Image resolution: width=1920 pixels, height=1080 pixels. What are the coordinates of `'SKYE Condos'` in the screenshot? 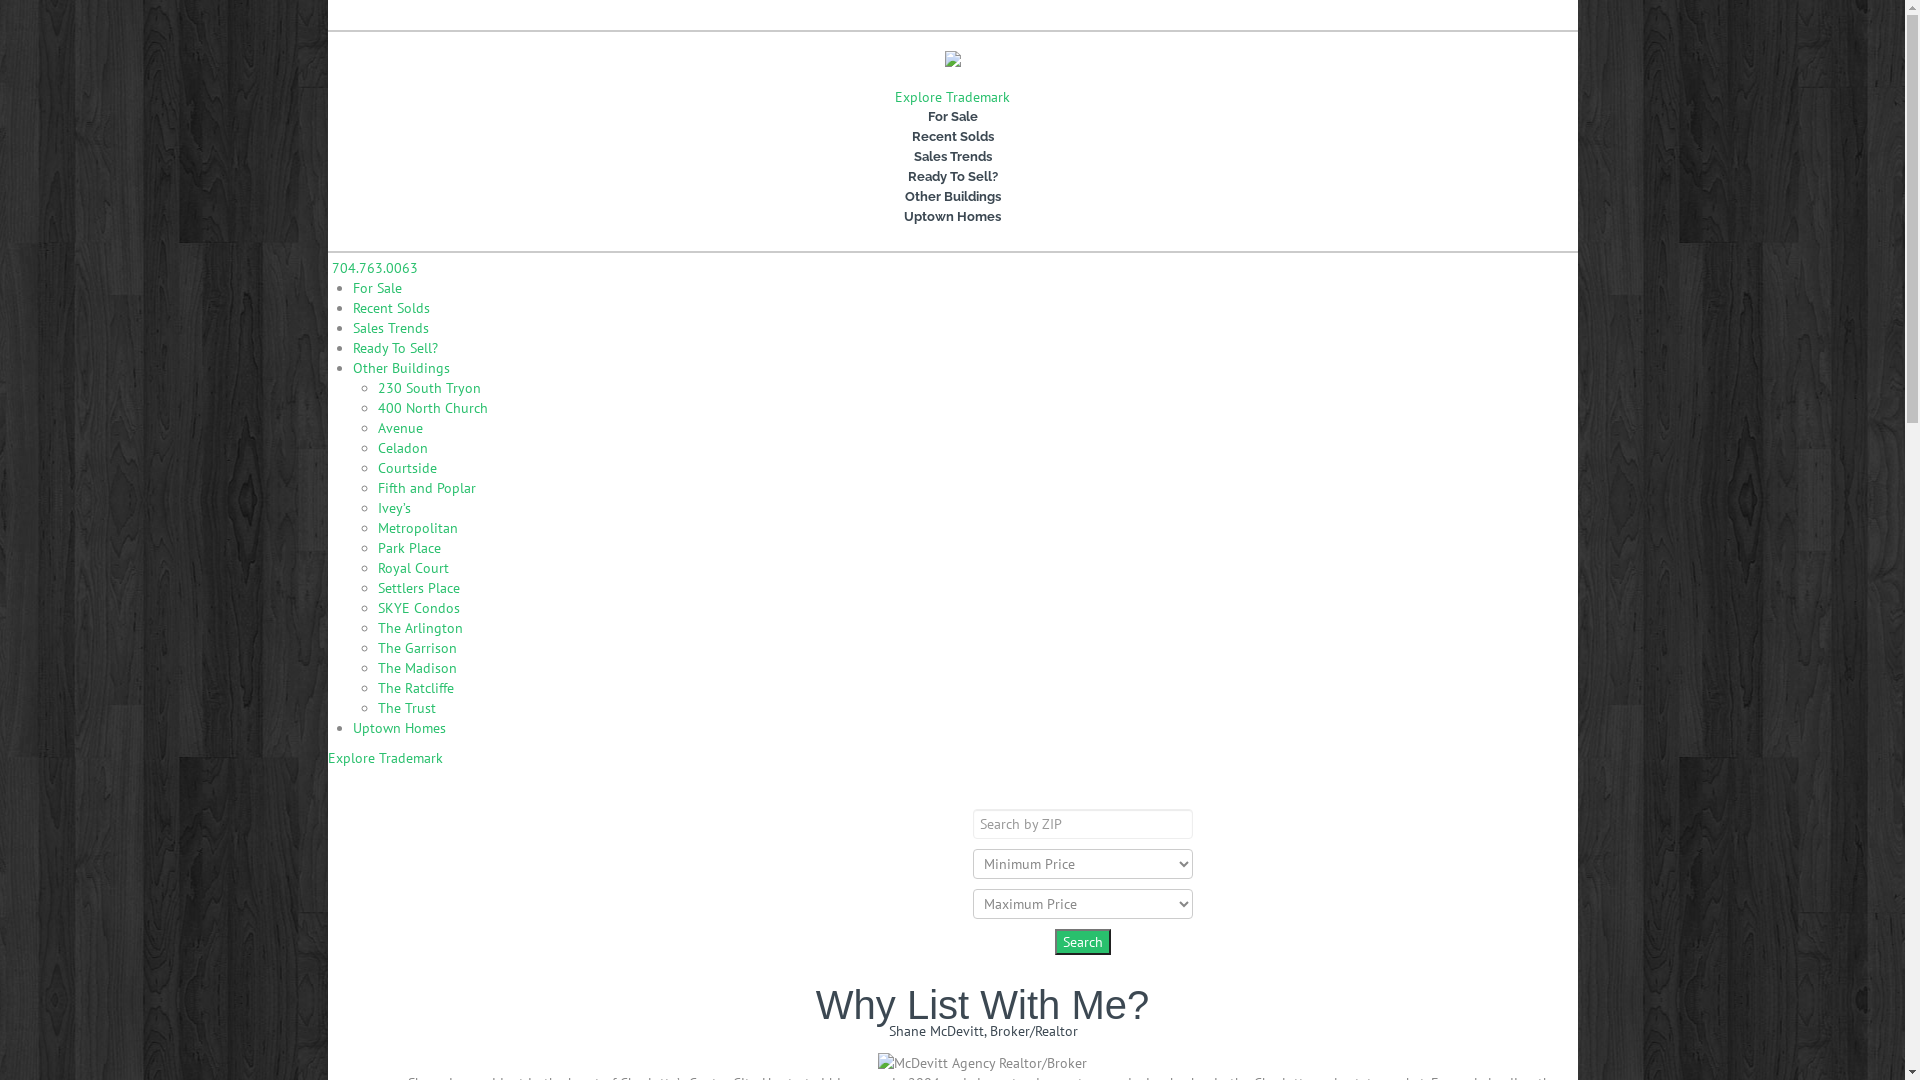 It's located at (417, 607).